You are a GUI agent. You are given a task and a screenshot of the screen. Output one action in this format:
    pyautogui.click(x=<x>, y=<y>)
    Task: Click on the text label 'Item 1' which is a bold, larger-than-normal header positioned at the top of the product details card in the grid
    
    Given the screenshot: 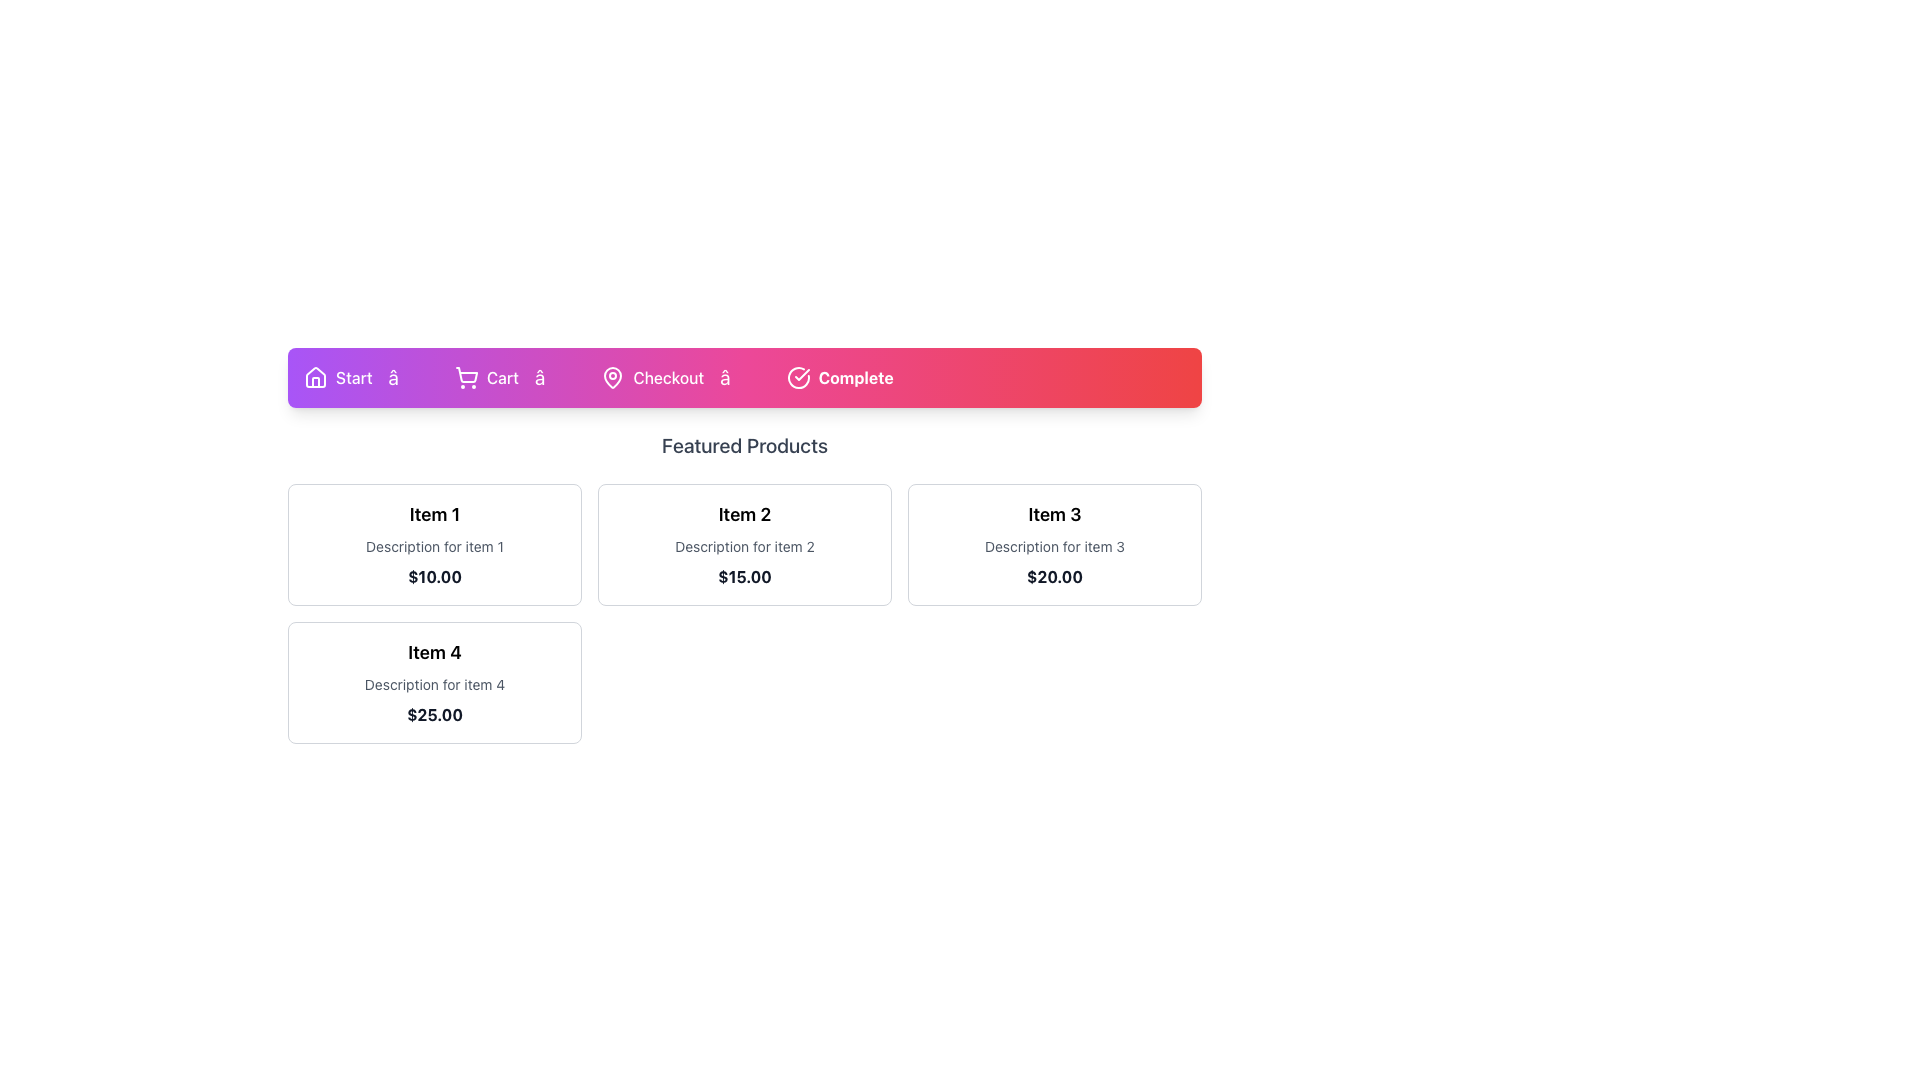 What is the action you would take?
    pyautogui.click(x=434, y=514)
    